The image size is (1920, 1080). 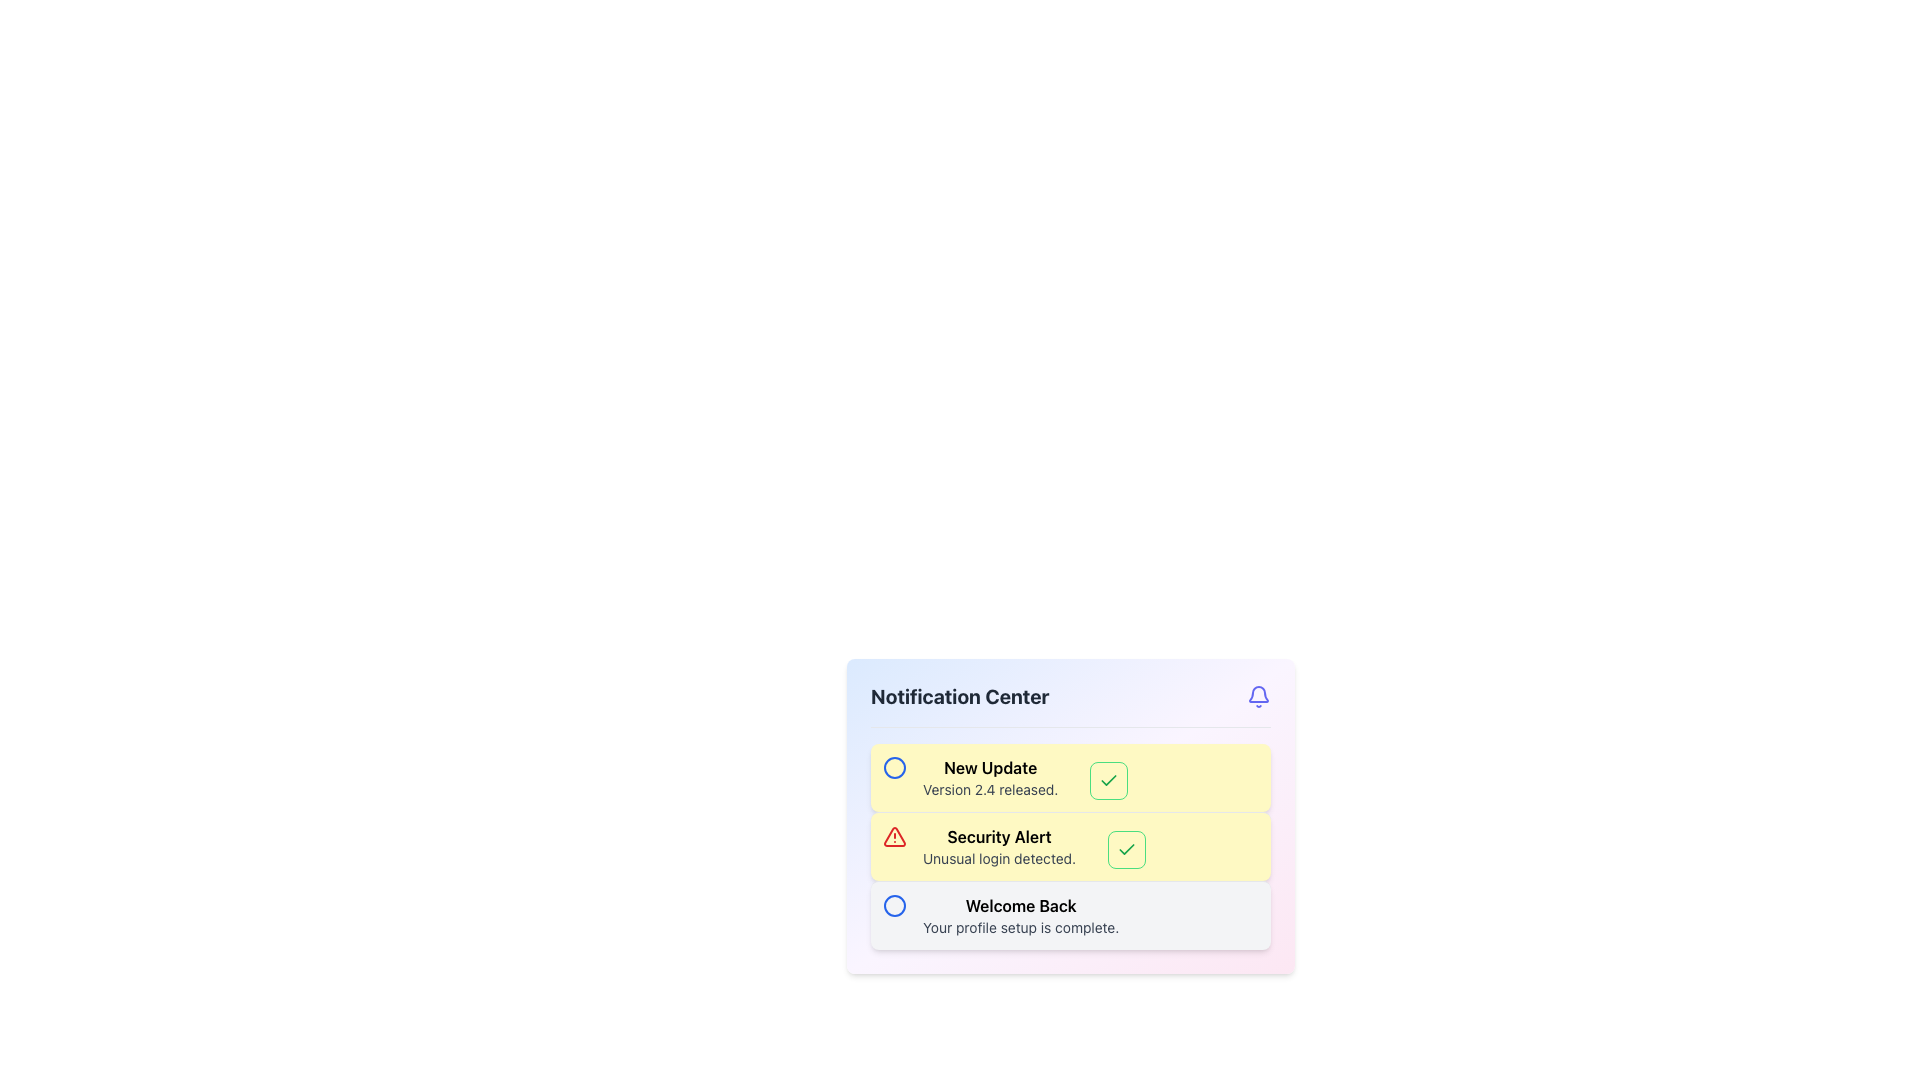 I want to click on the text element that displays 'Welcome Back' and 'Your profile setup is complete,' located in the lower portion of the notification component as the third notification, so click(x=1021, y=915).